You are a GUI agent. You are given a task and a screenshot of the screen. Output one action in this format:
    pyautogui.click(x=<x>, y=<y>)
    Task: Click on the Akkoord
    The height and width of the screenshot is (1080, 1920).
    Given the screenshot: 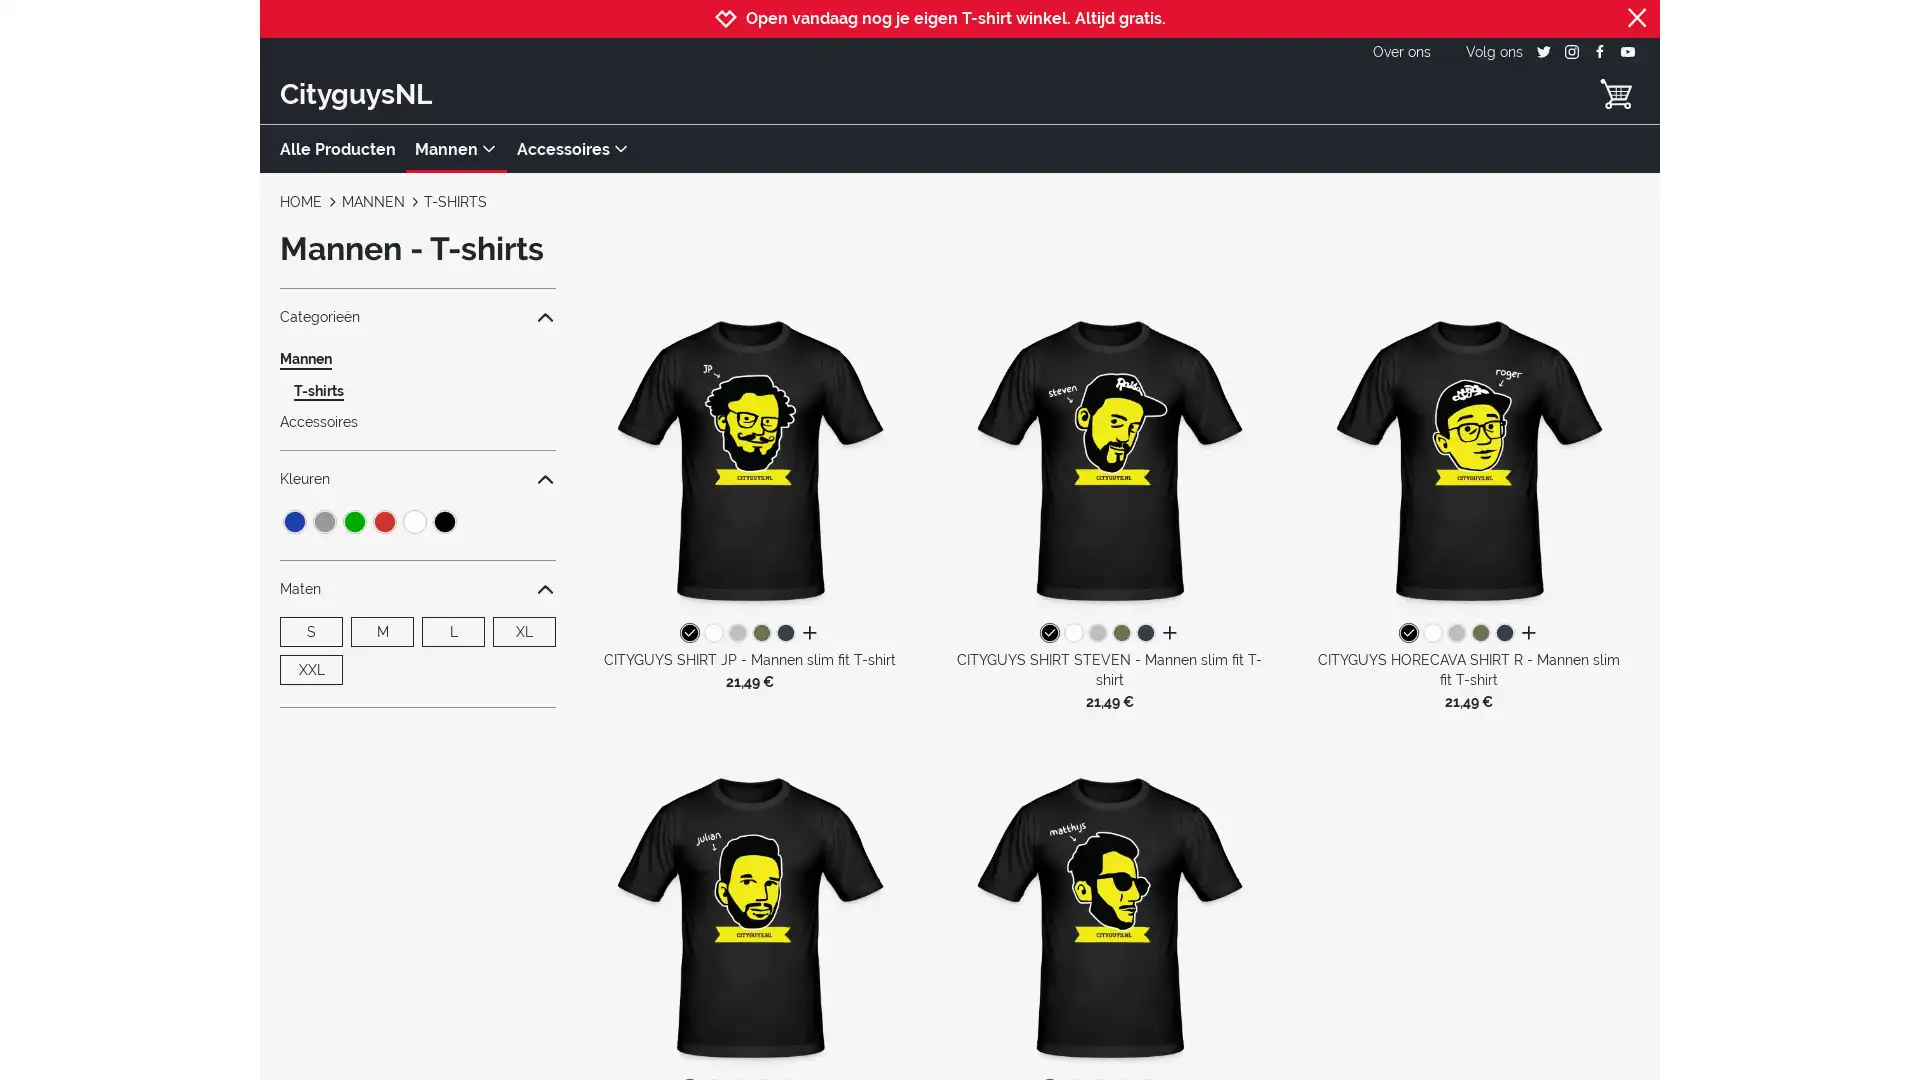 What is the action you would take?
    pyautogui.click(x=1430, y=963)
    